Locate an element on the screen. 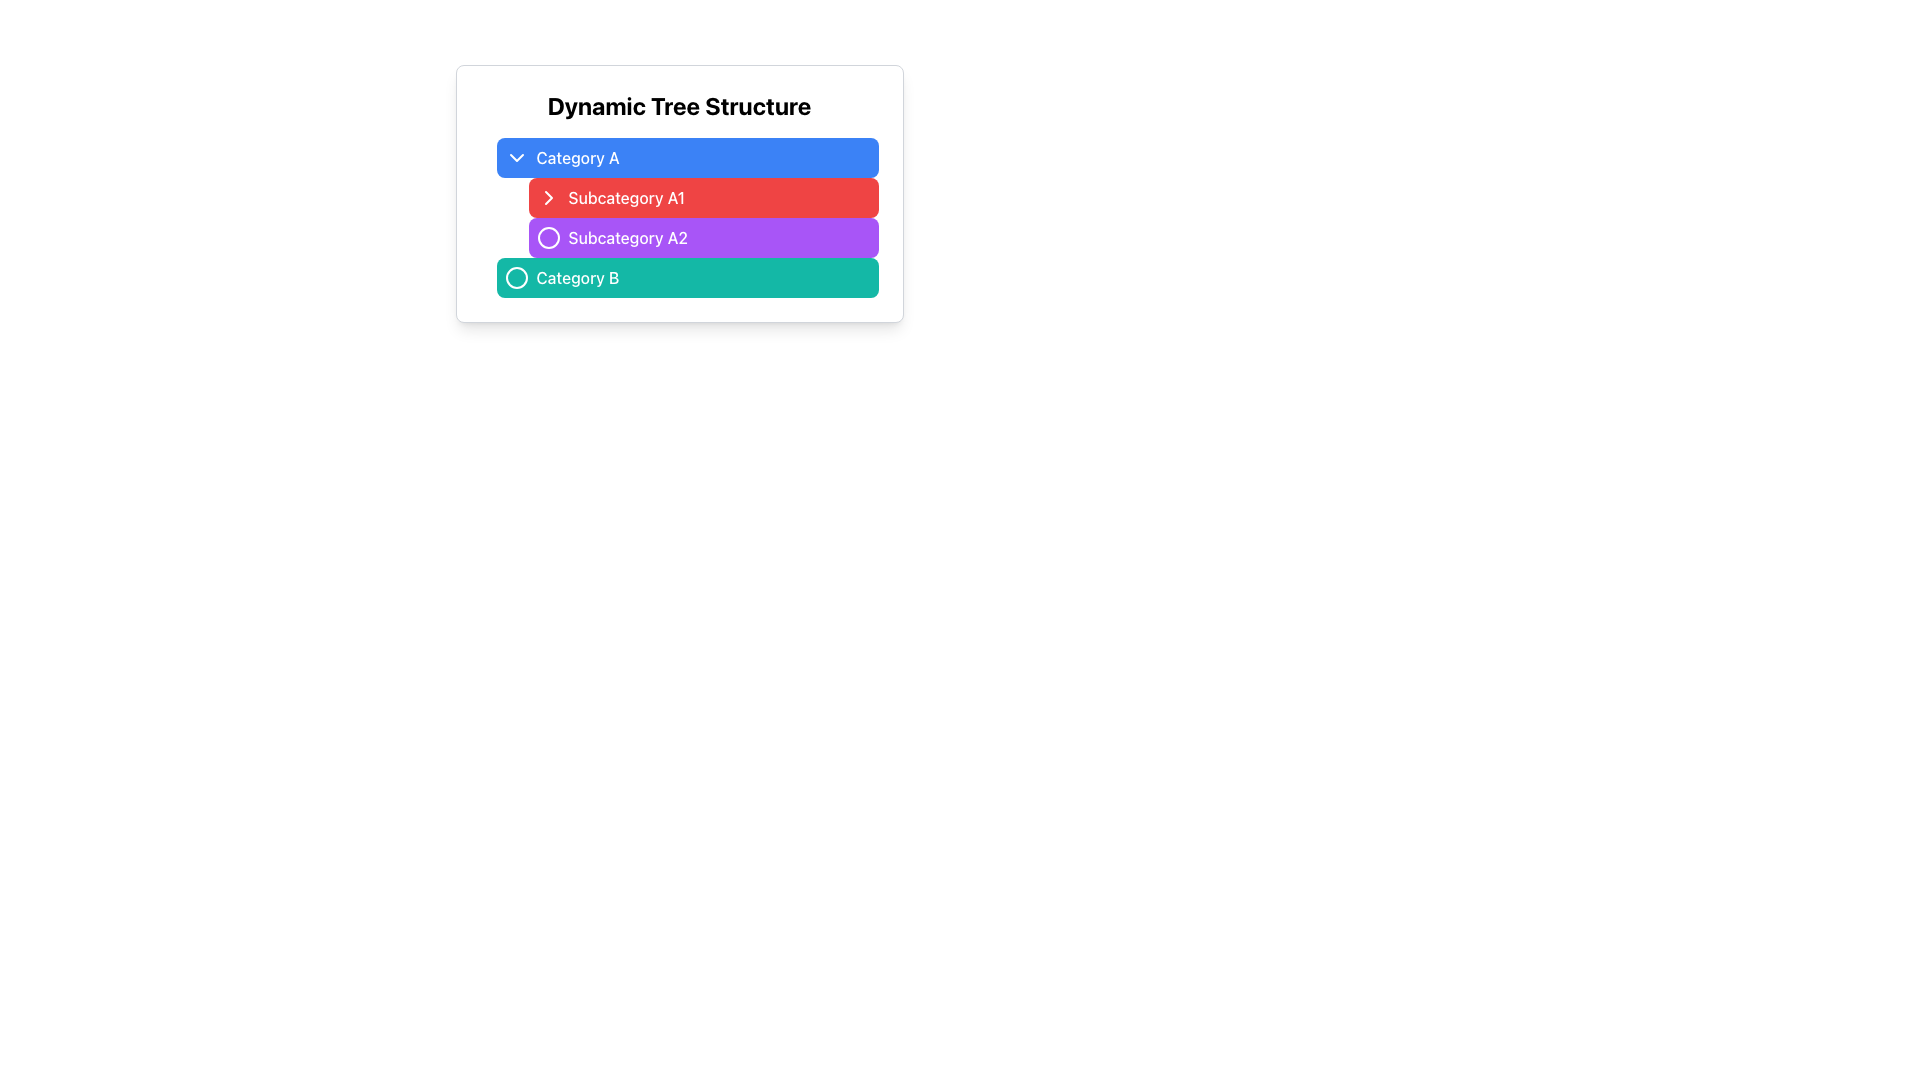 The height and width of the screenshot is (1080, 1920). the rectangular button with a teal background labeled 'Category B' located beneath 'Subcategory A2' in the 'Dynamic Tree Structure' is located at coordinates (687, 277).